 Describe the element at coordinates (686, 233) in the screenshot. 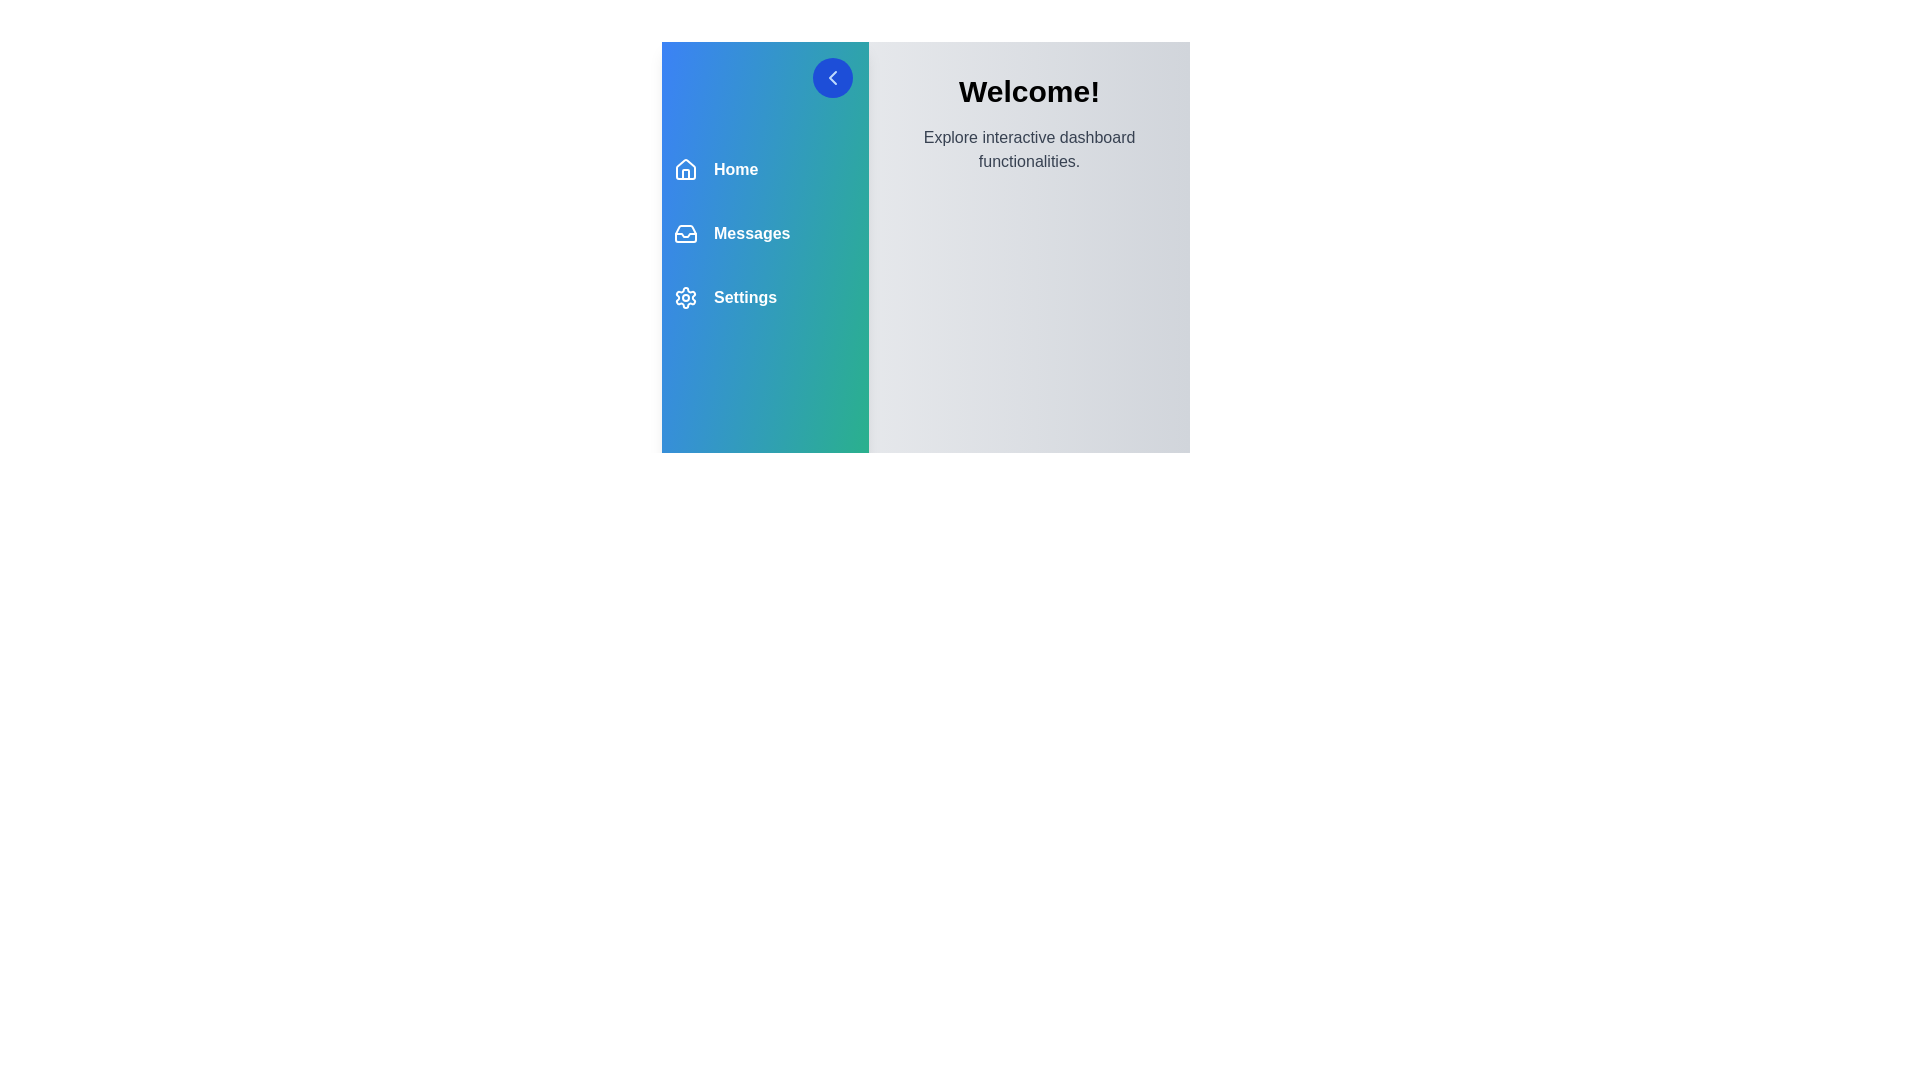

I see `the 'Messages' icon in the sidebar menu` at that location.